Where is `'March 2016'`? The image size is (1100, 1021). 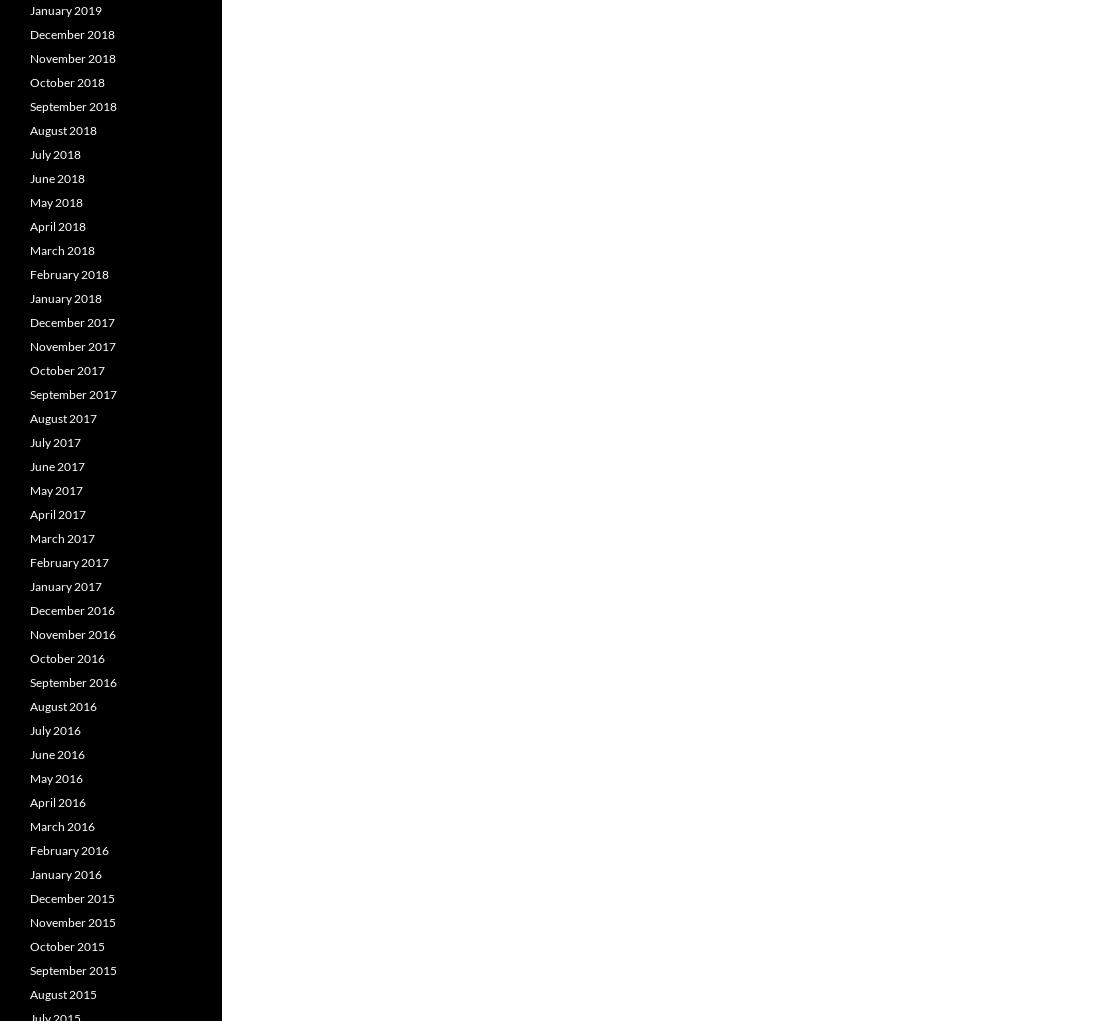 'March 2016' is located at coordinates (29, 826).